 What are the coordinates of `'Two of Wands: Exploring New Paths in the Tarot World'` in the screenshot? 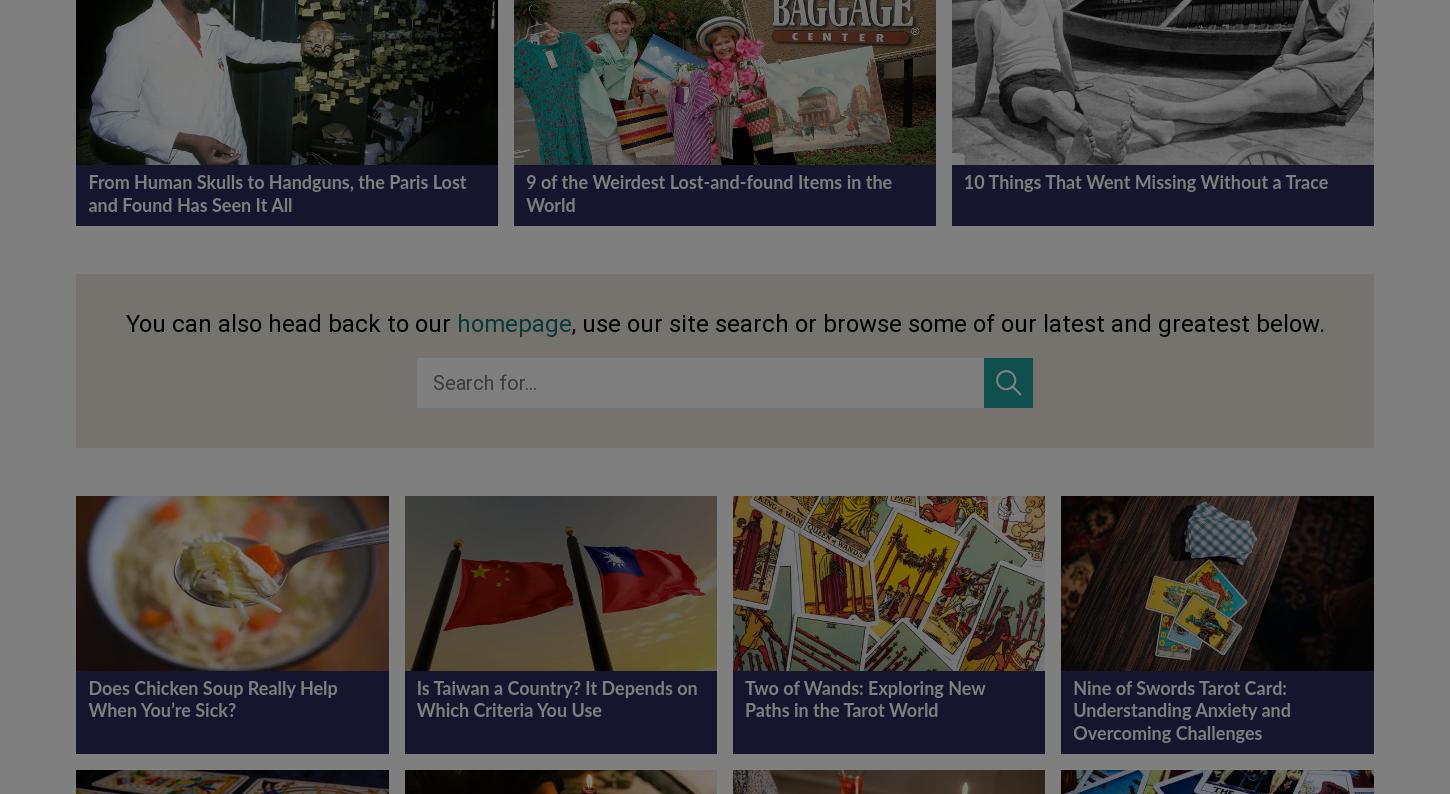 It's located at (745, 700).